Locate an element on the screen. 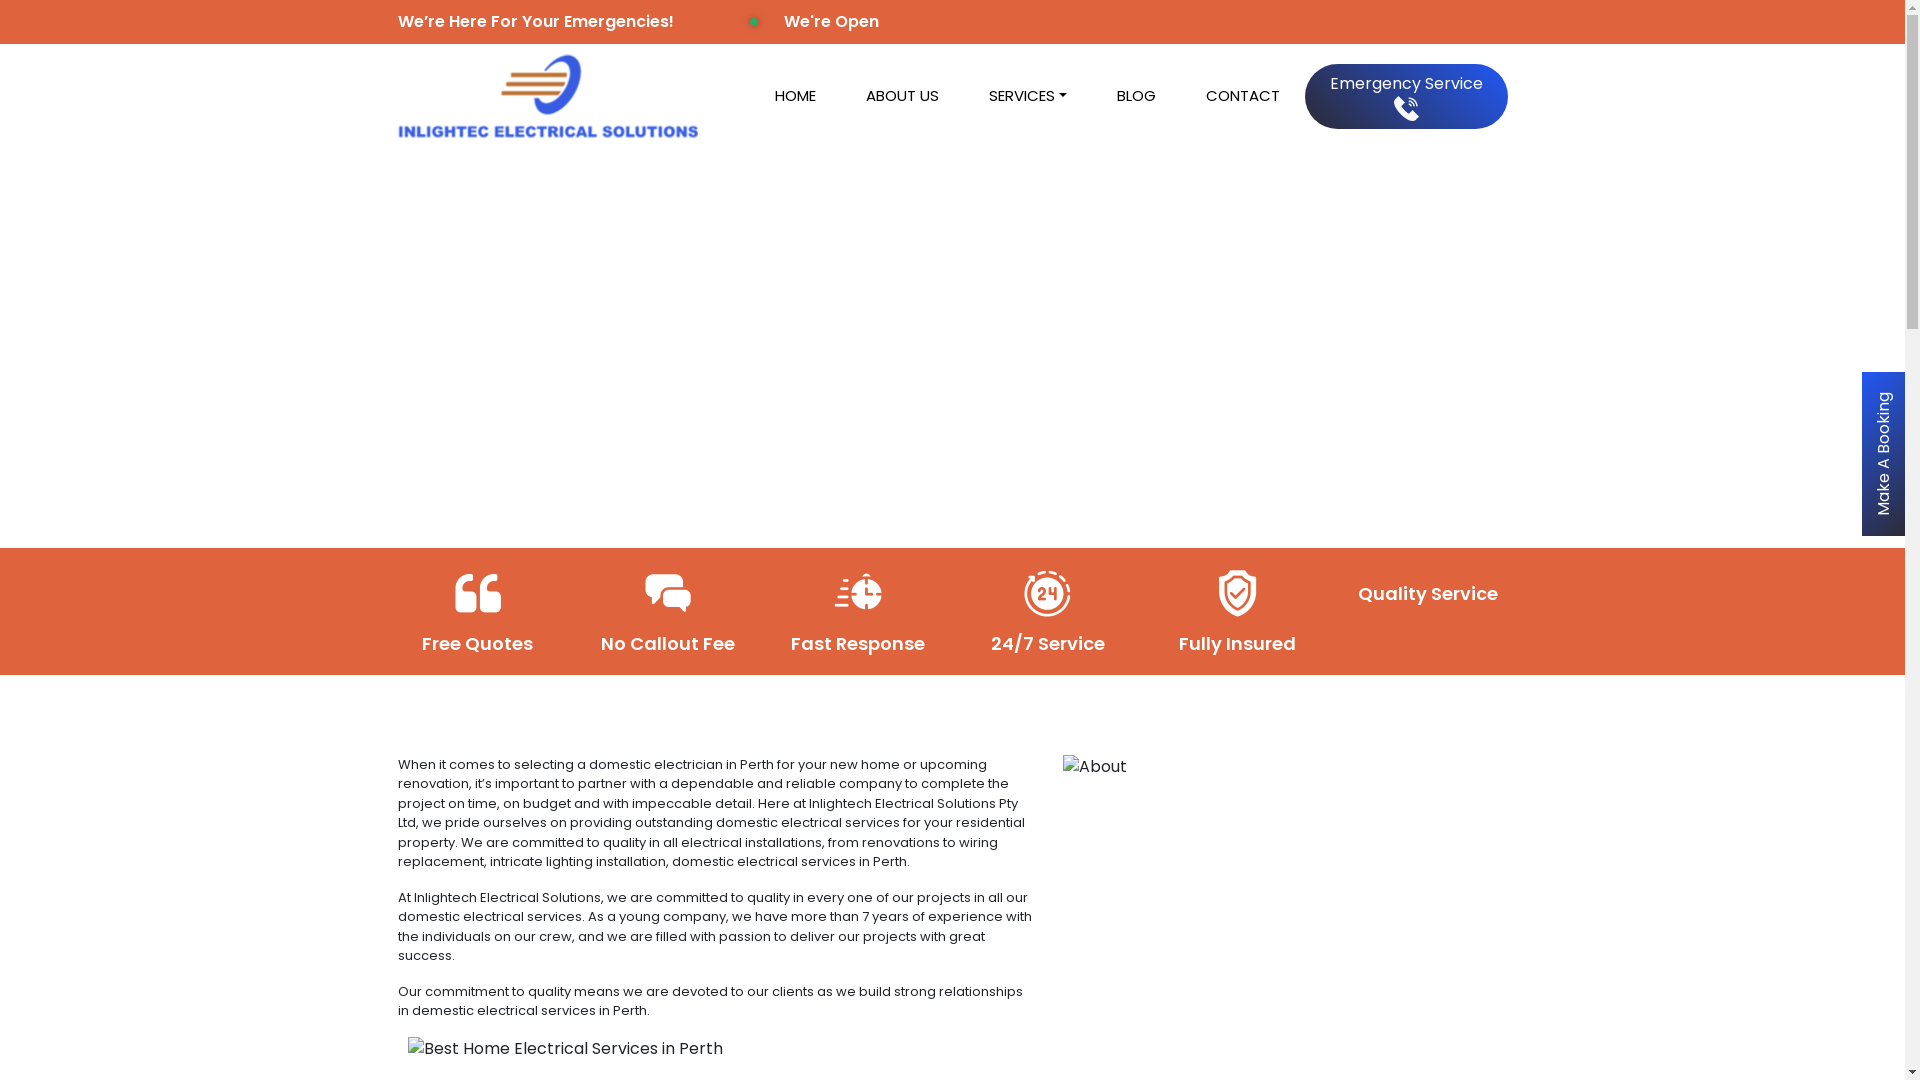  'ABOUT US' is located at coordinates (901, 96).